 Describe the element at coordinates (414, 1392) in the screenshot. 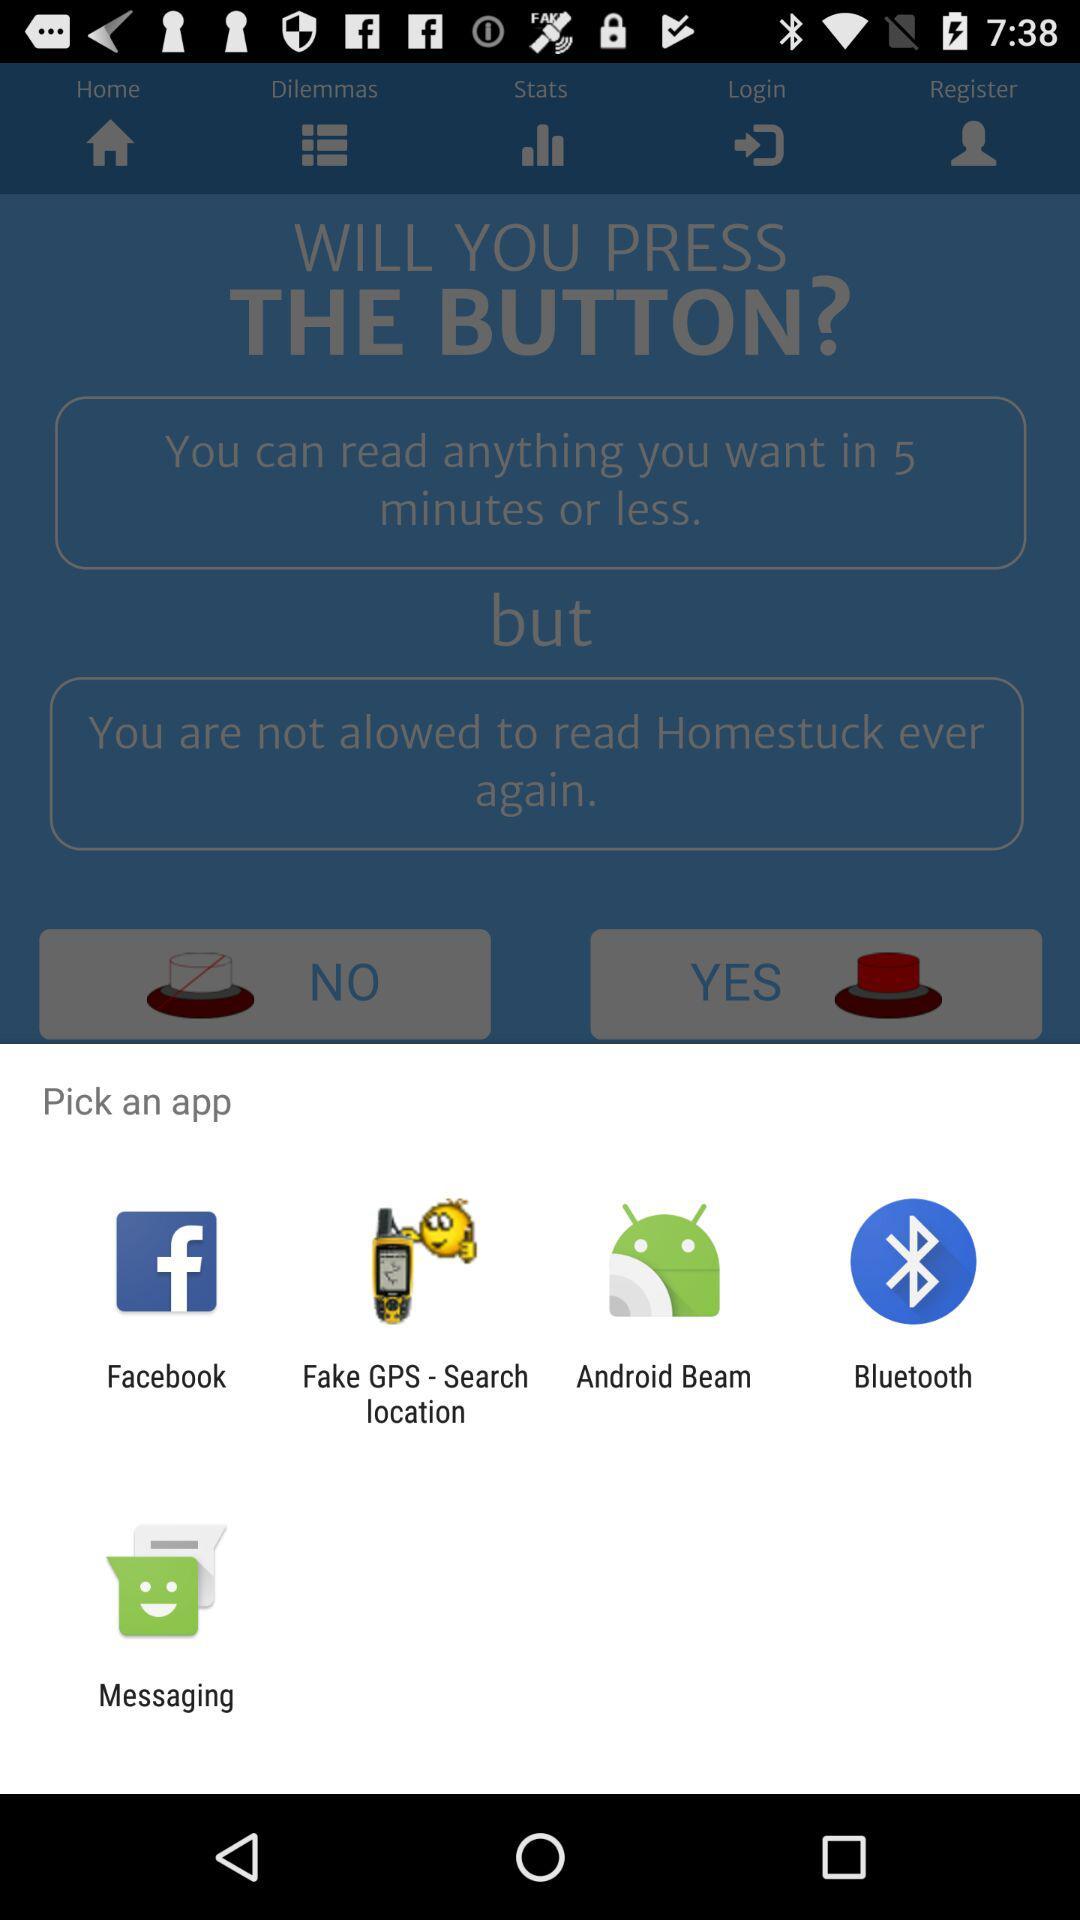

I see `icon to the right of the facebook item` at that location.